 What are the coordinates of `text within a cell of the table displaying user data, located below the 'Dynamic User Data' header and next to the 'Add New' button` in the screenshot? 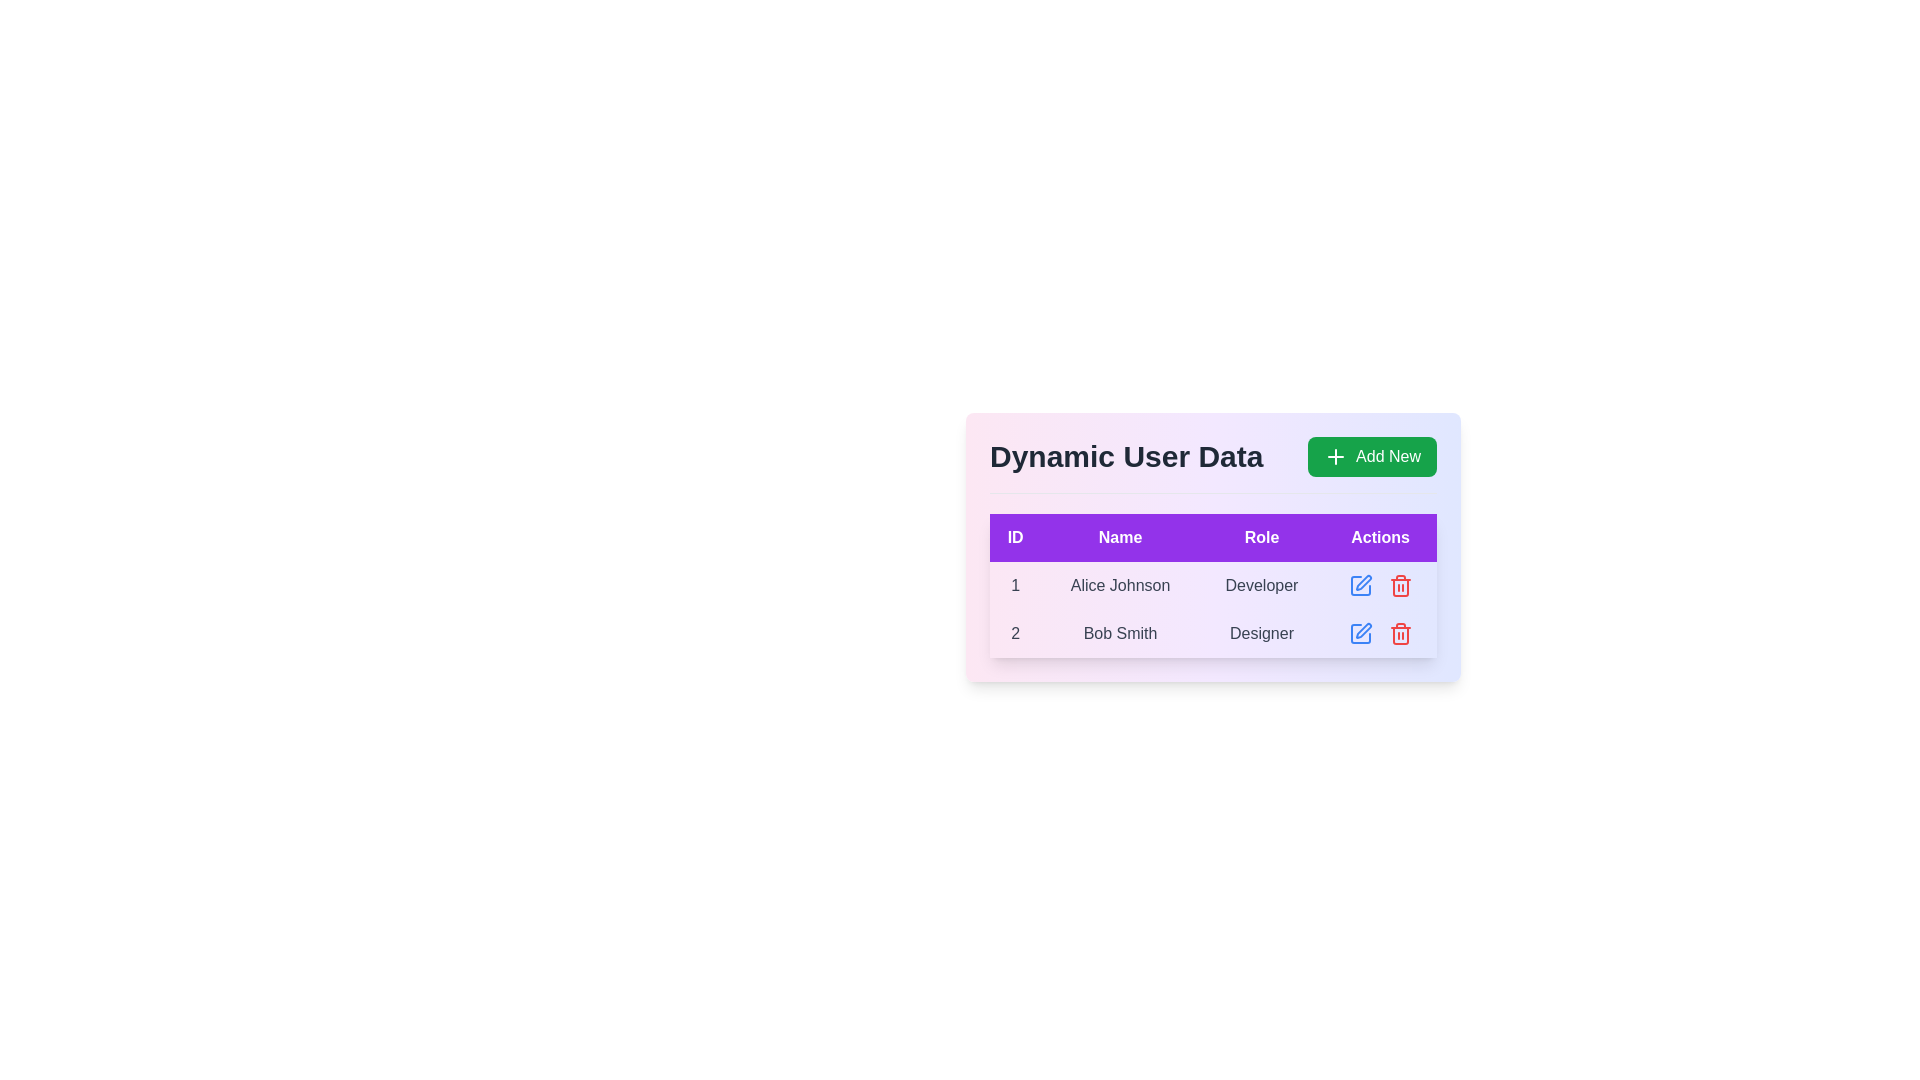 It's located at (1212, 585).